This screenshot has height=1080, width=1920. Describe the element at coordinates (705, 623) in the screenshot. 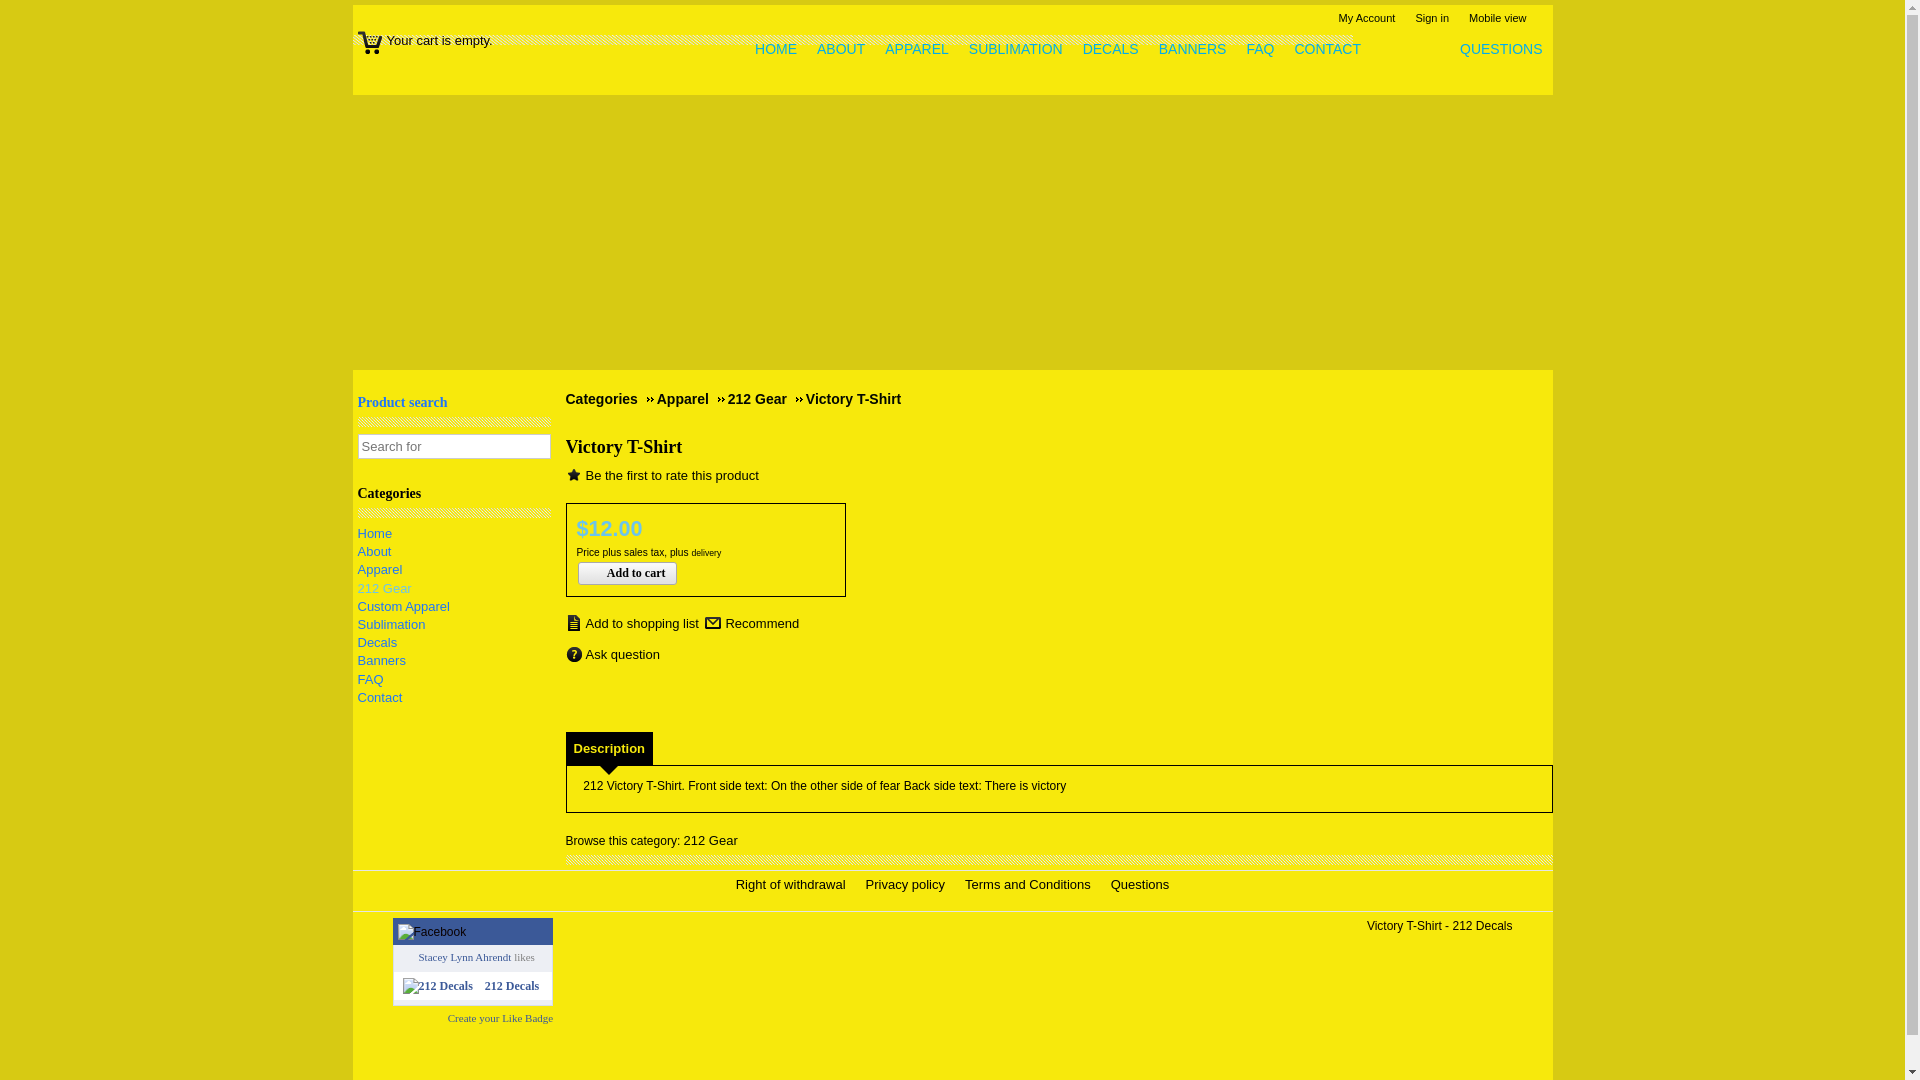

I see `'Recommend'` at that location.